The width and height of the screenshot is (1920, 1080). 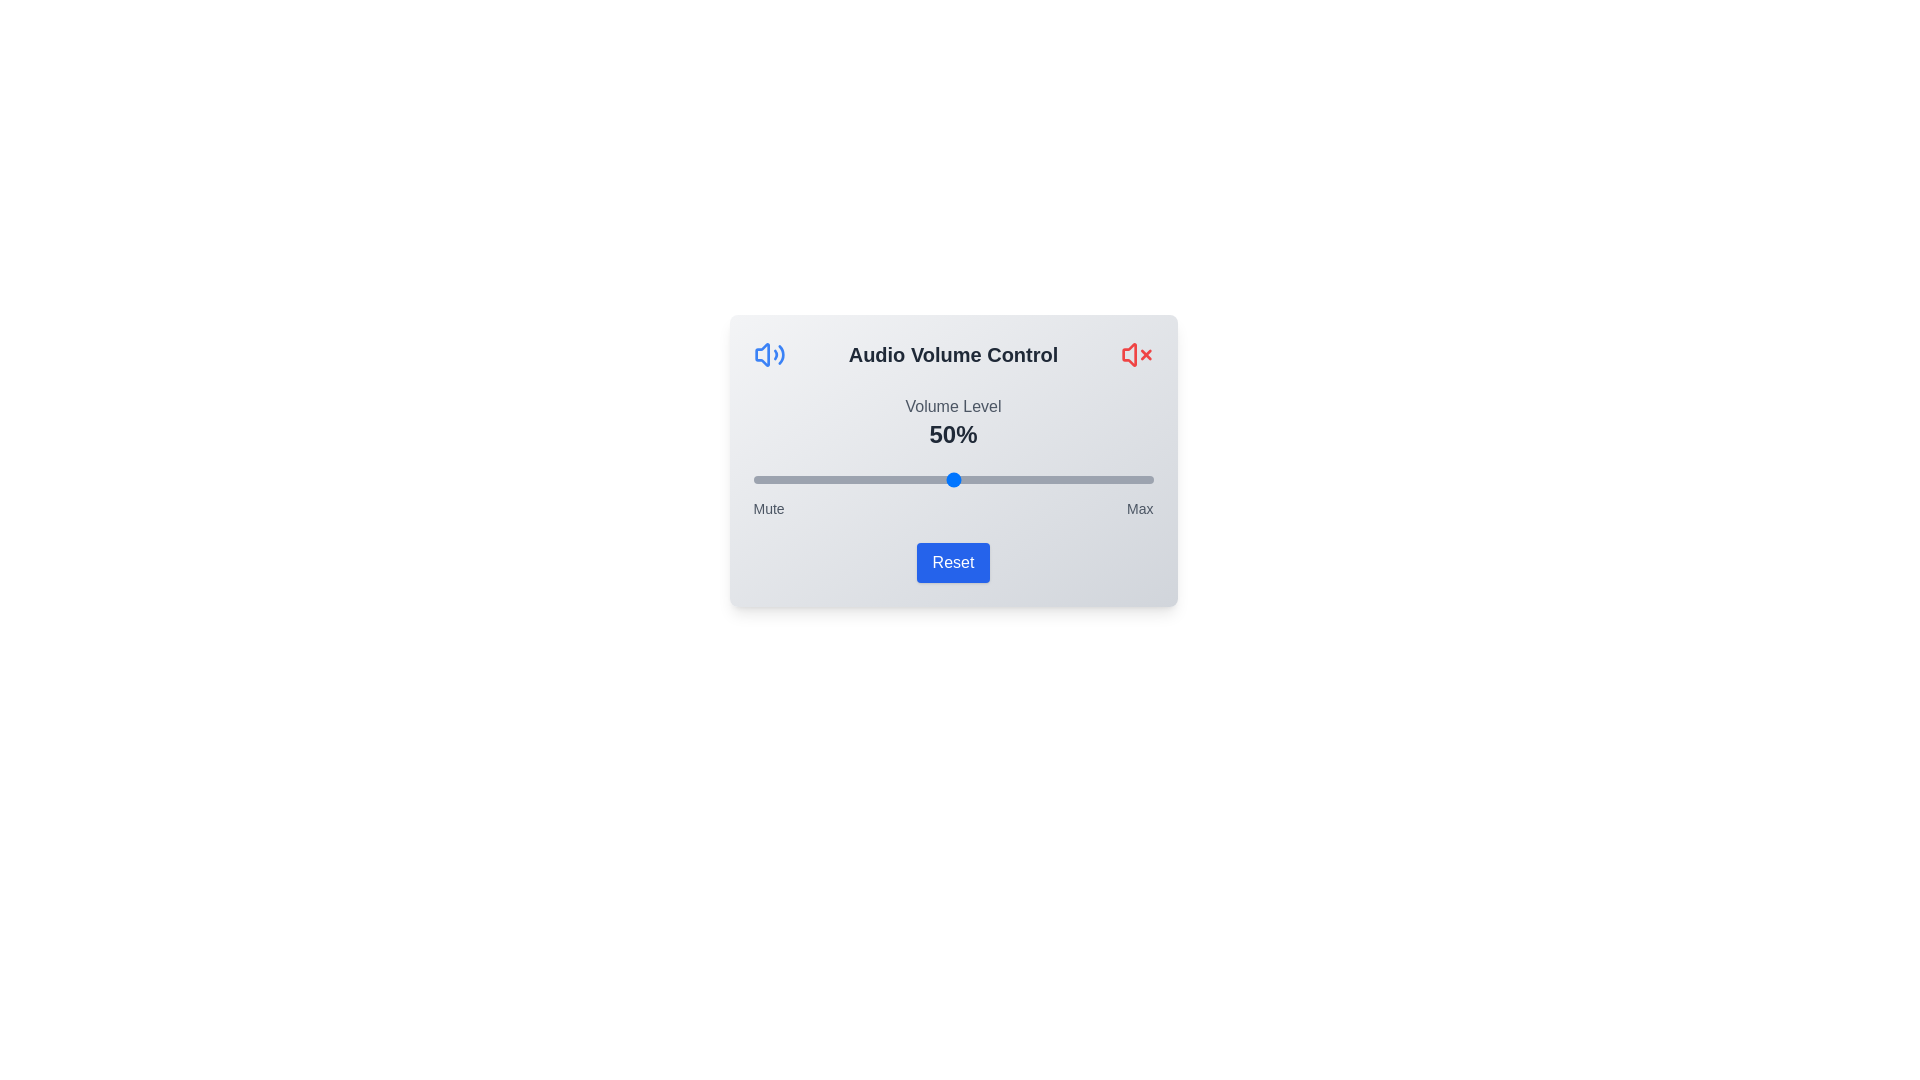 I want to click on the volume slider to 50%, so click(x=952, y=479).